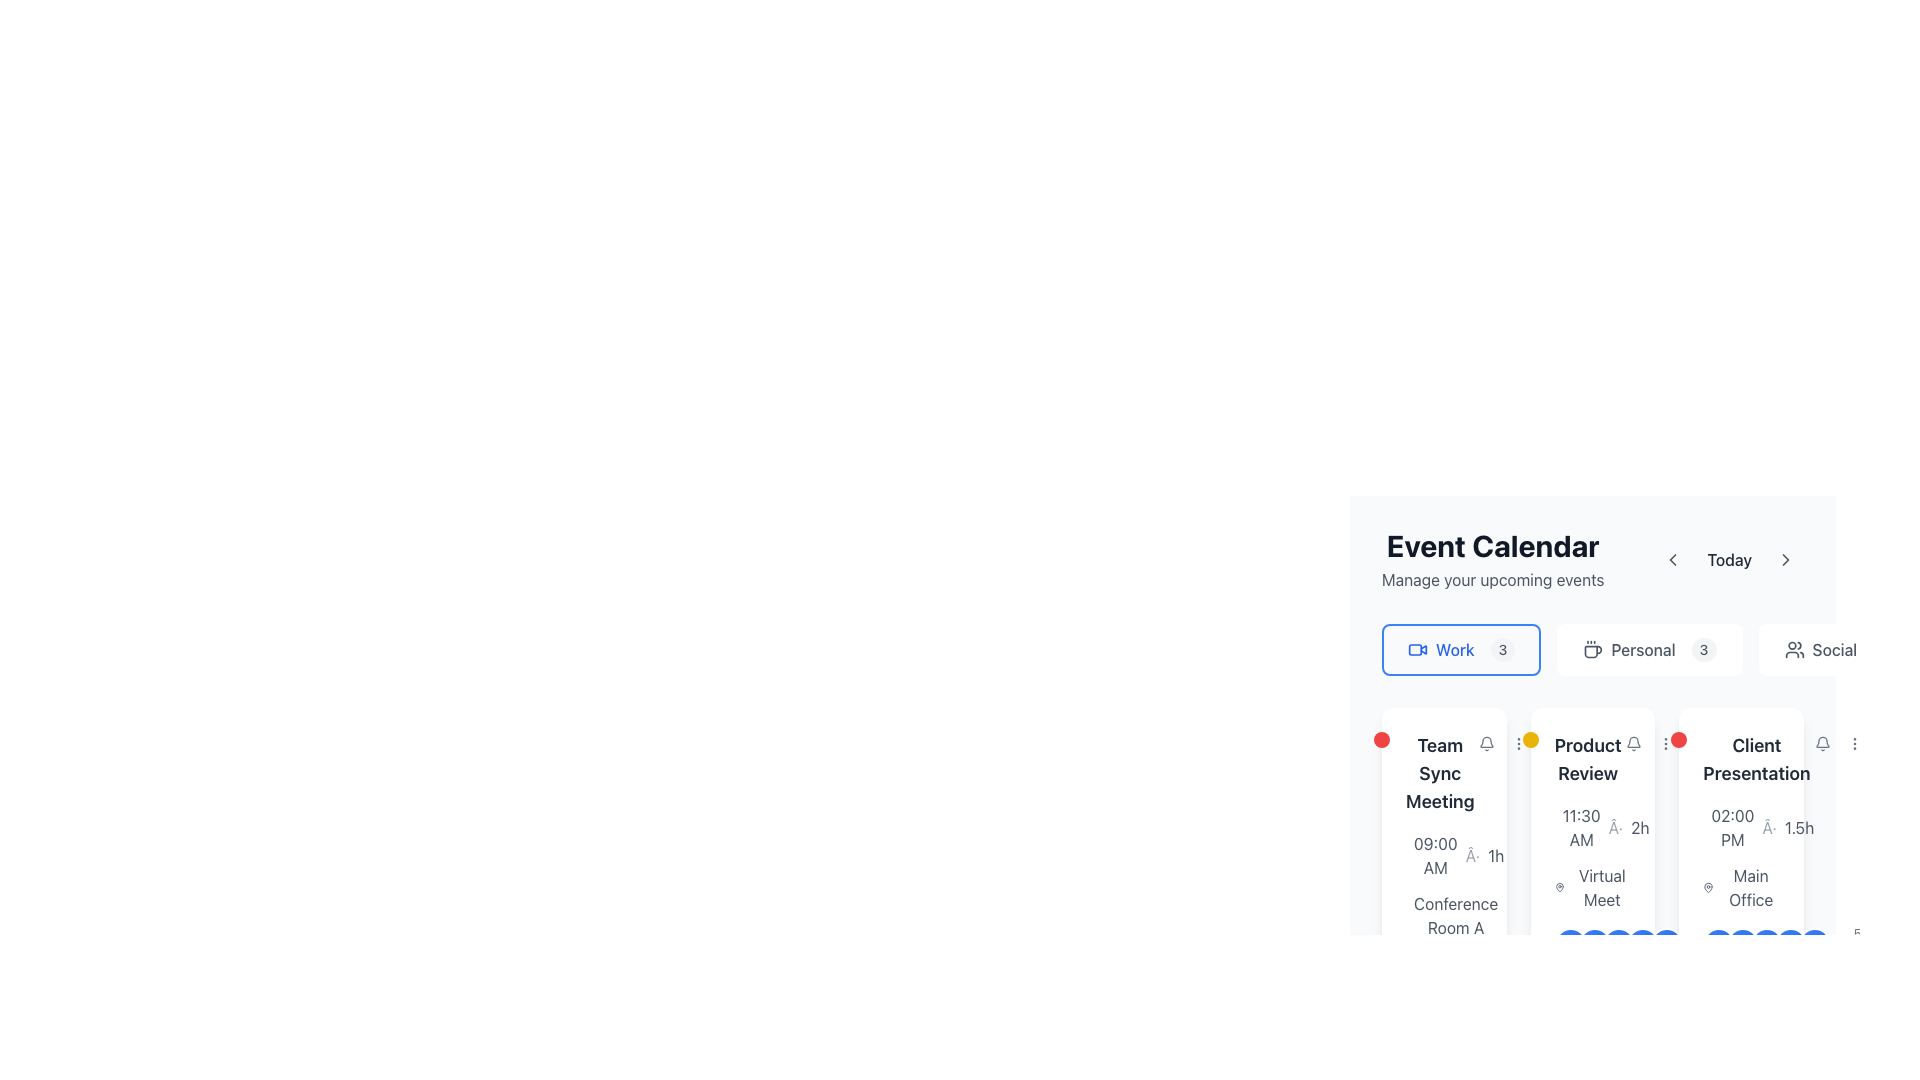  Describe the element at coordinates (1592, 877) in the screenshot. I see `the 'Product Review' event card located in the middle of the grid layout` at that location.